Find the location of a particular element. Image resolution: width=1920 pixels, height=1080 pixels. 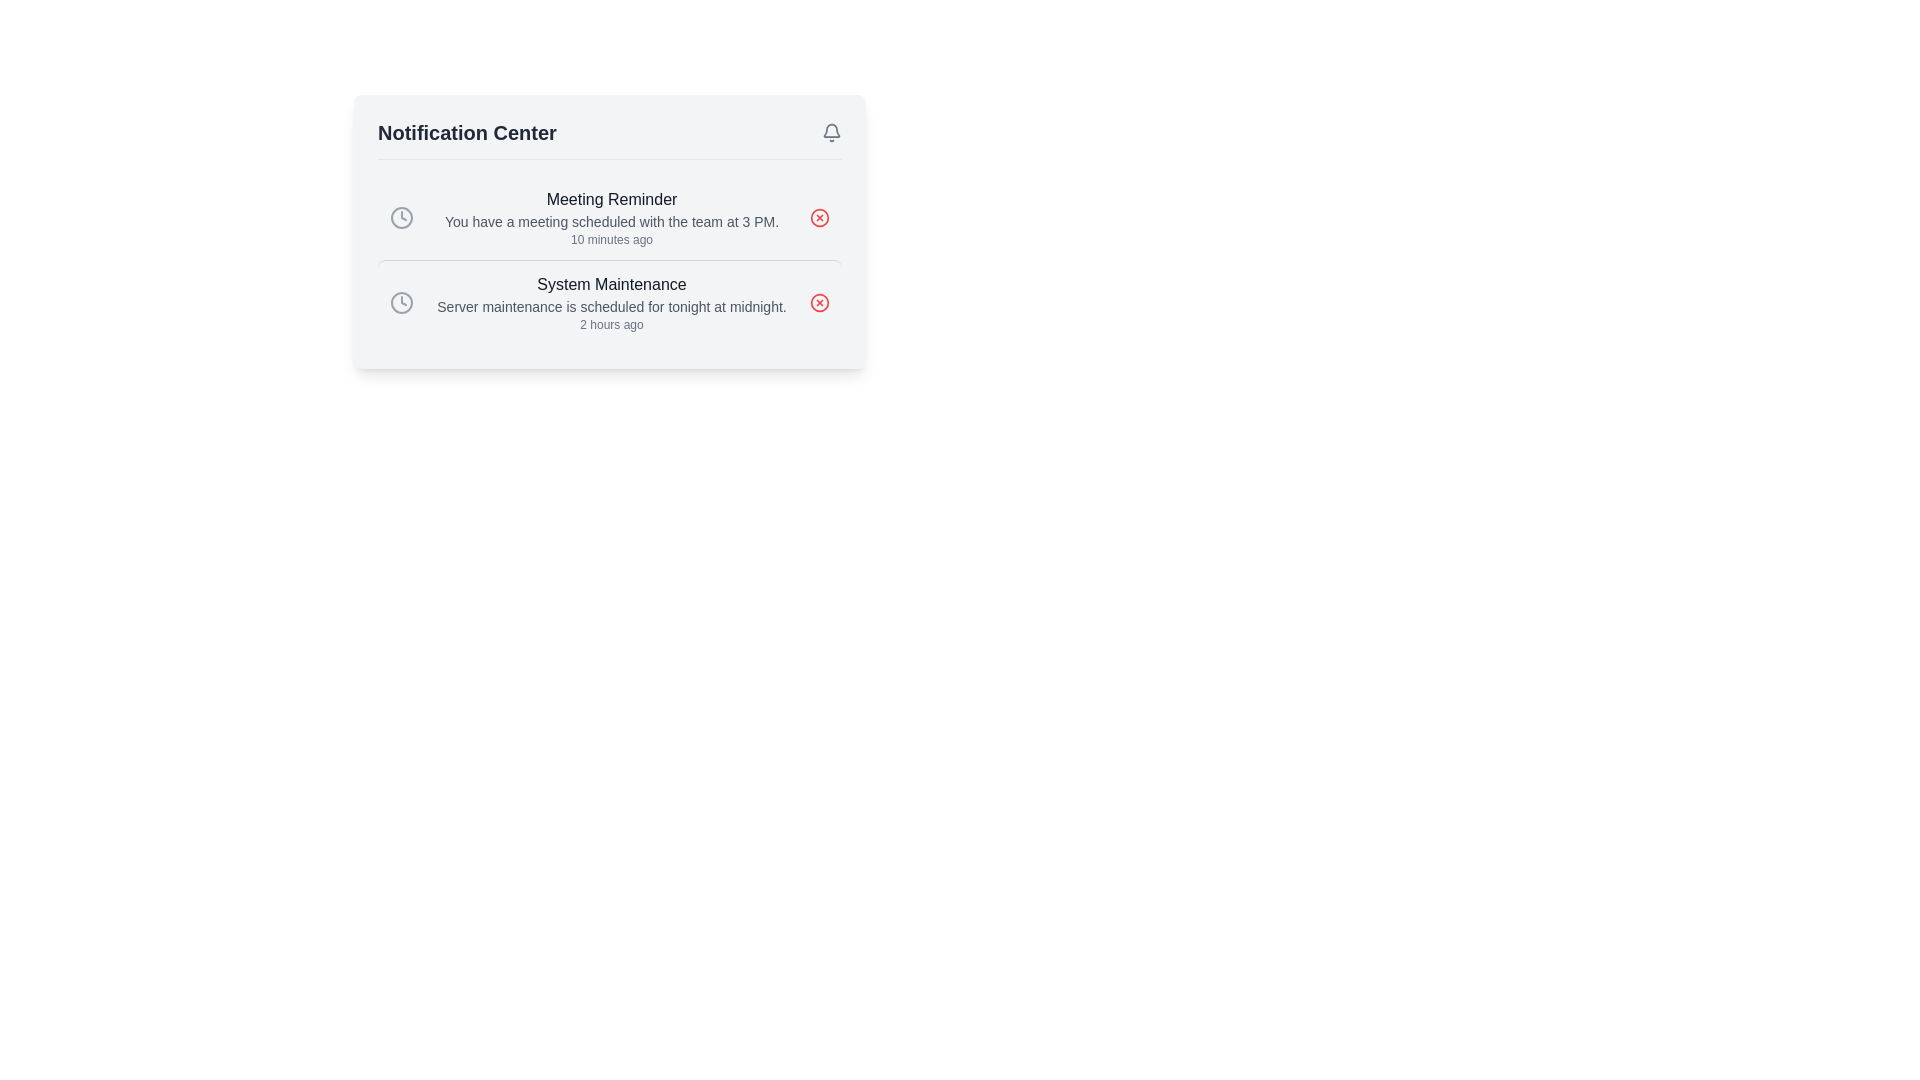

the central carved-out part of the bell-shaped SVG icon with a hollow gray outline is located at coordinates (831, 130).